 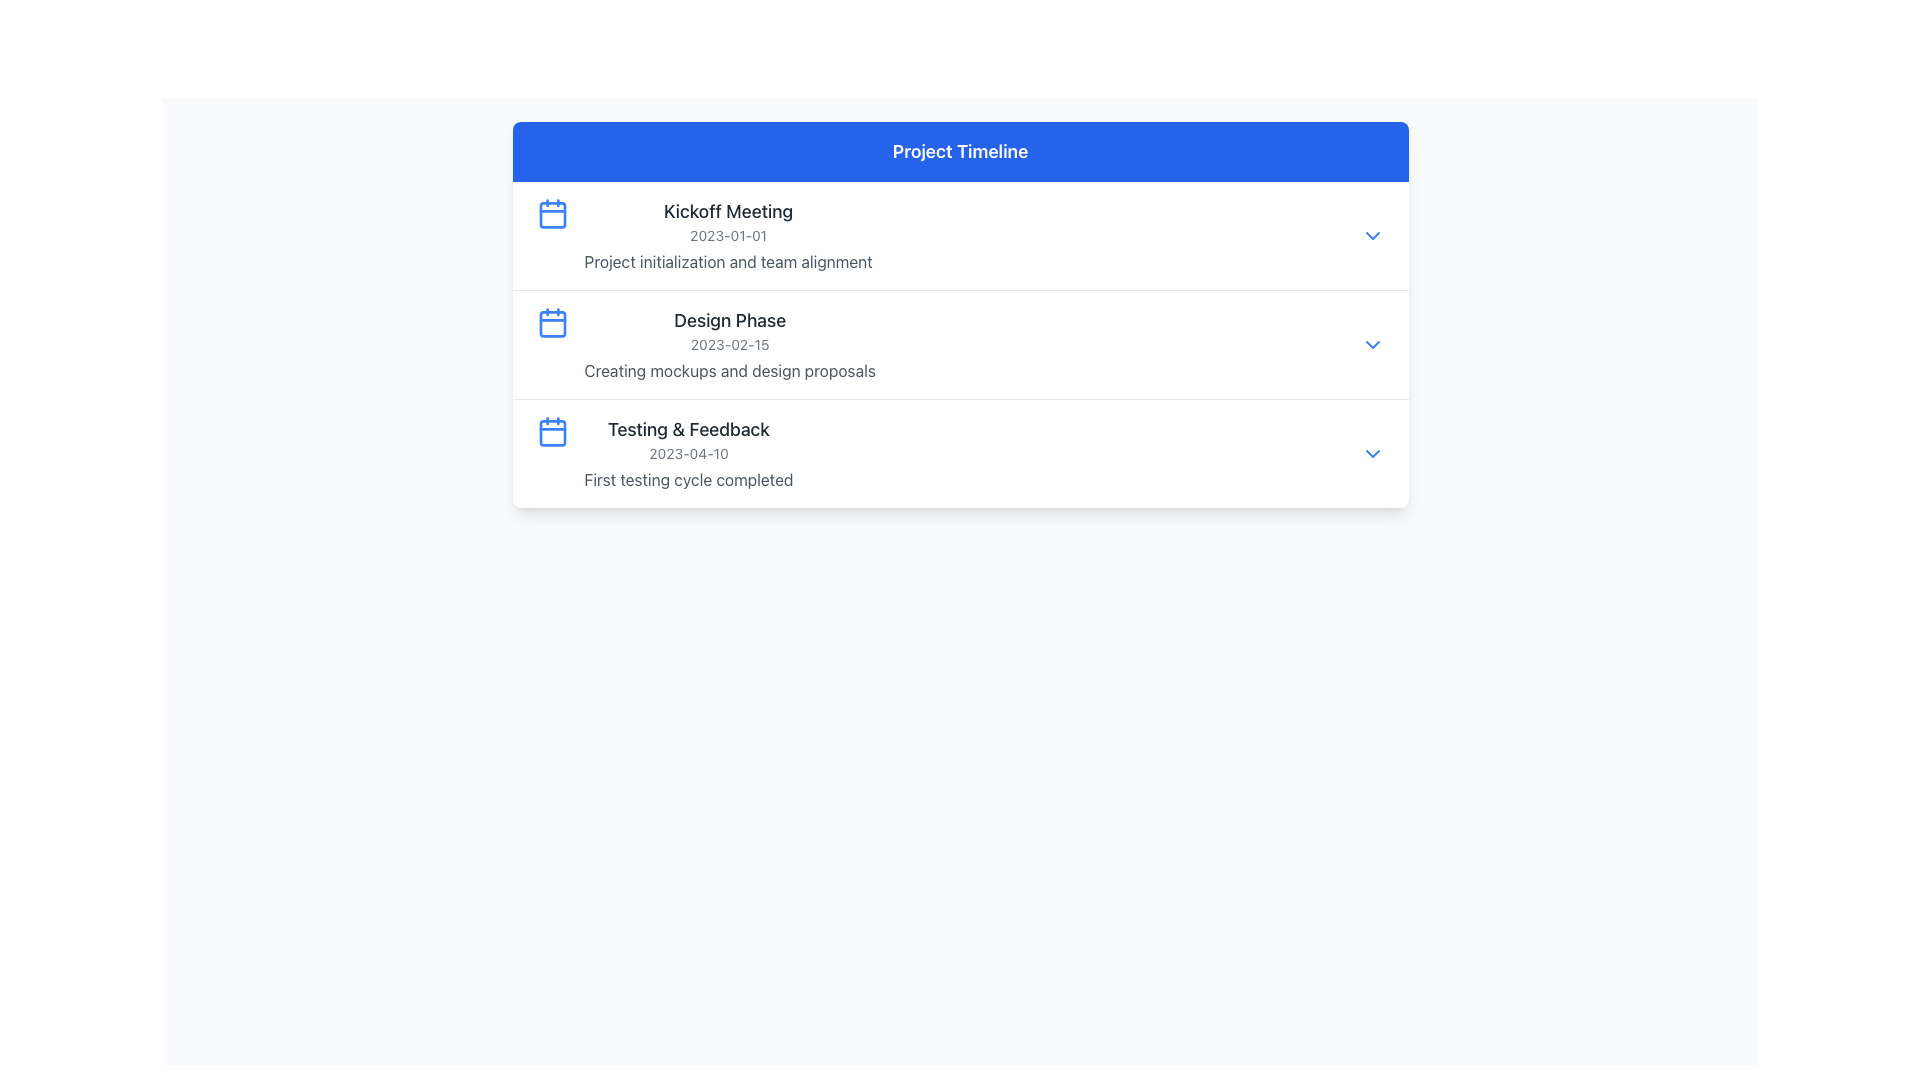 I want to click on the calendar icon located to the left of the 'Testing & Feedback' text in the third entry of the timeline list, so click(x=552, y=431).